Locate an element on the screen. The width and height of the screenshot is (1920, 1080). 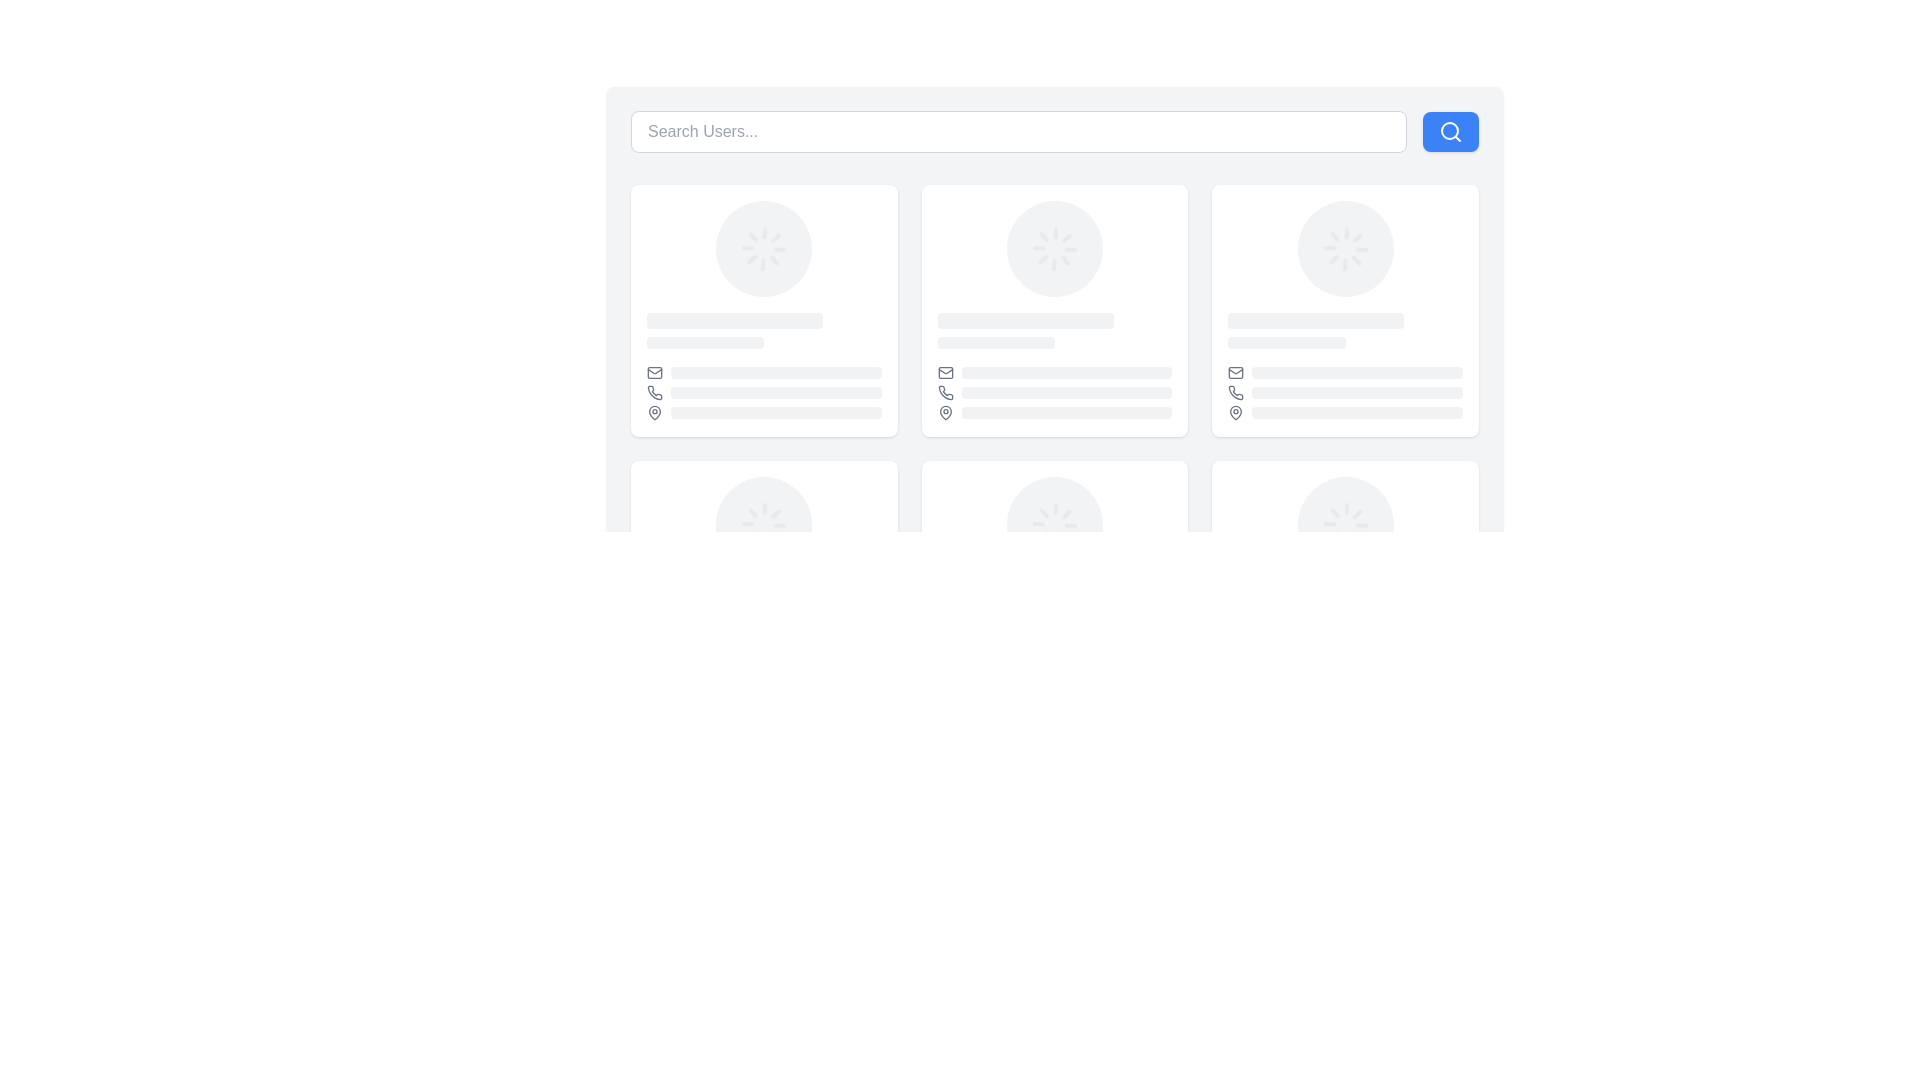
the phone contact icon located in the second card of the user profile, positioned below the email icon and above the location icon is located at coordinates (944, 393).